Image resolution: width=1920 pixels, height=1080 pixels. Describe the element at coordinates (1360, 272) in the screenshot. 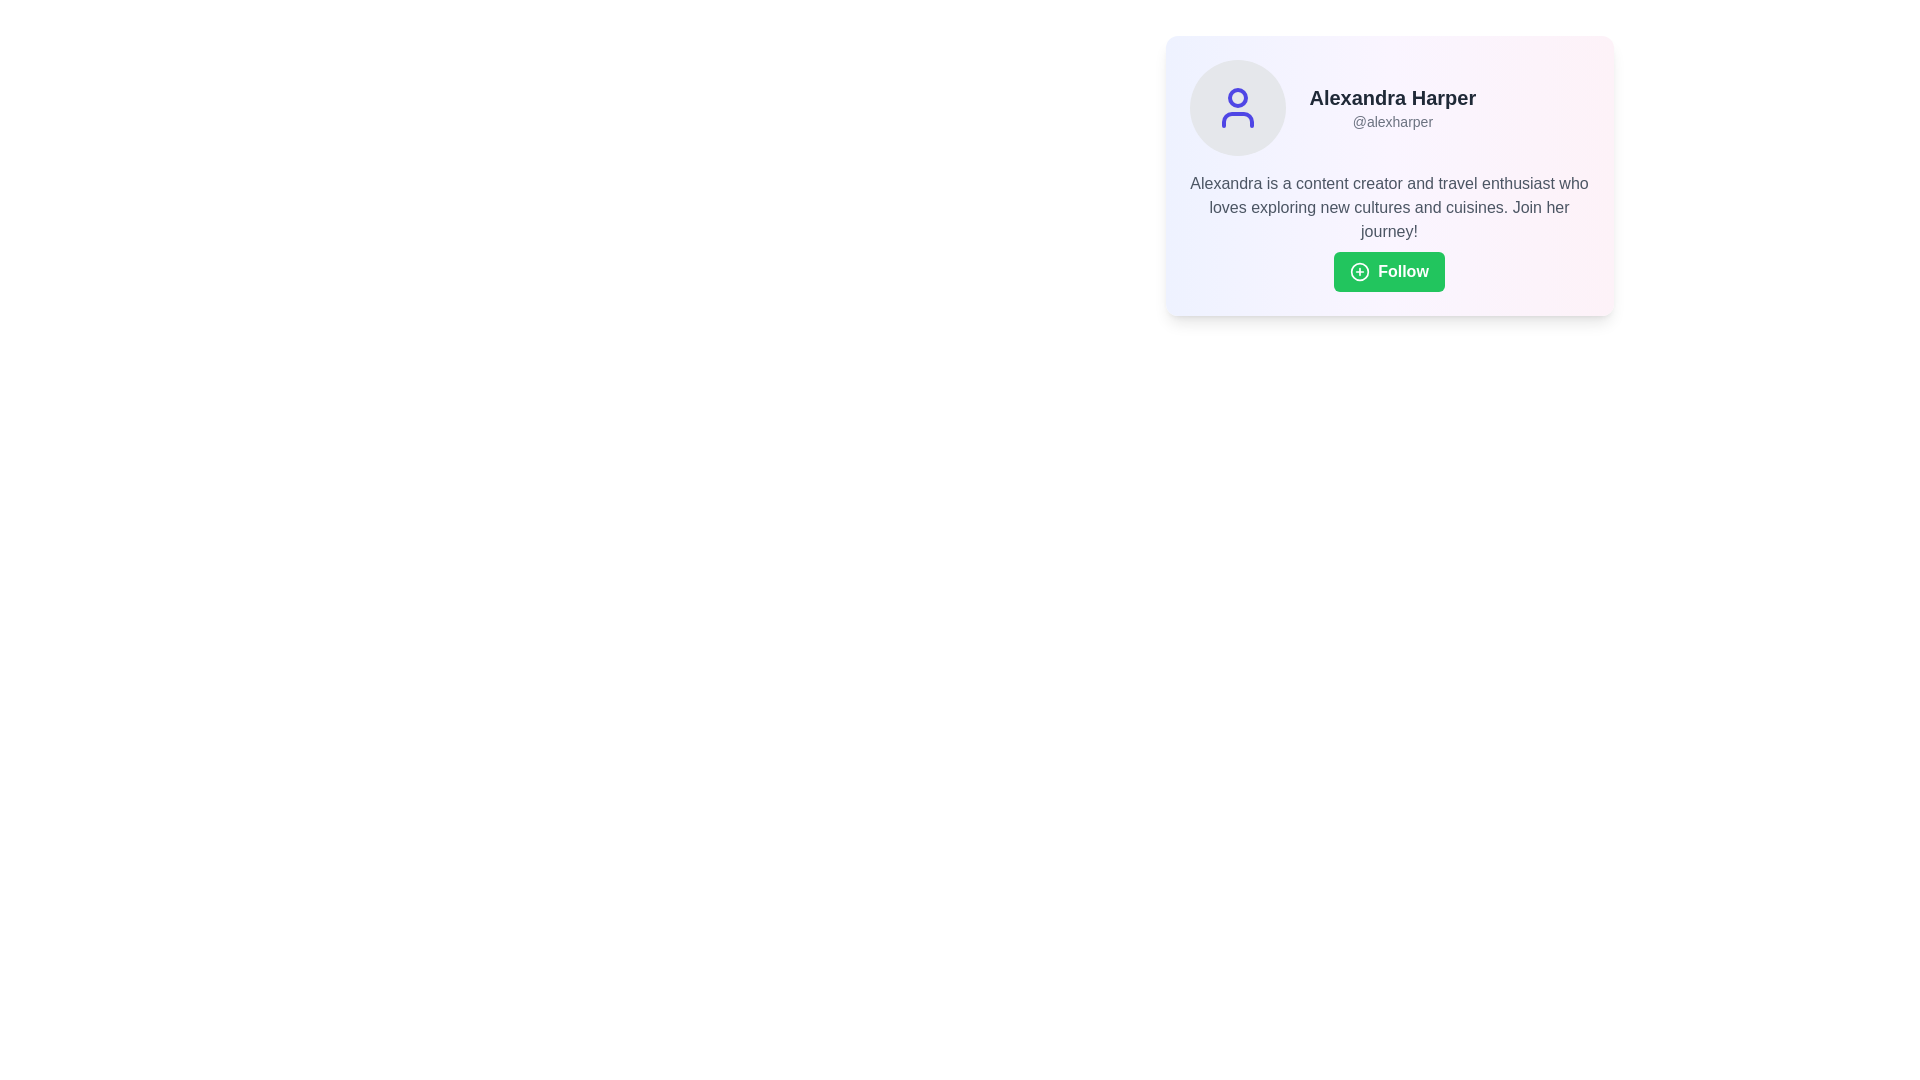

I see `the green plus icon within the 'Follow' button, located to the left of the text label, indicating its addition or creation functionality` at that location.